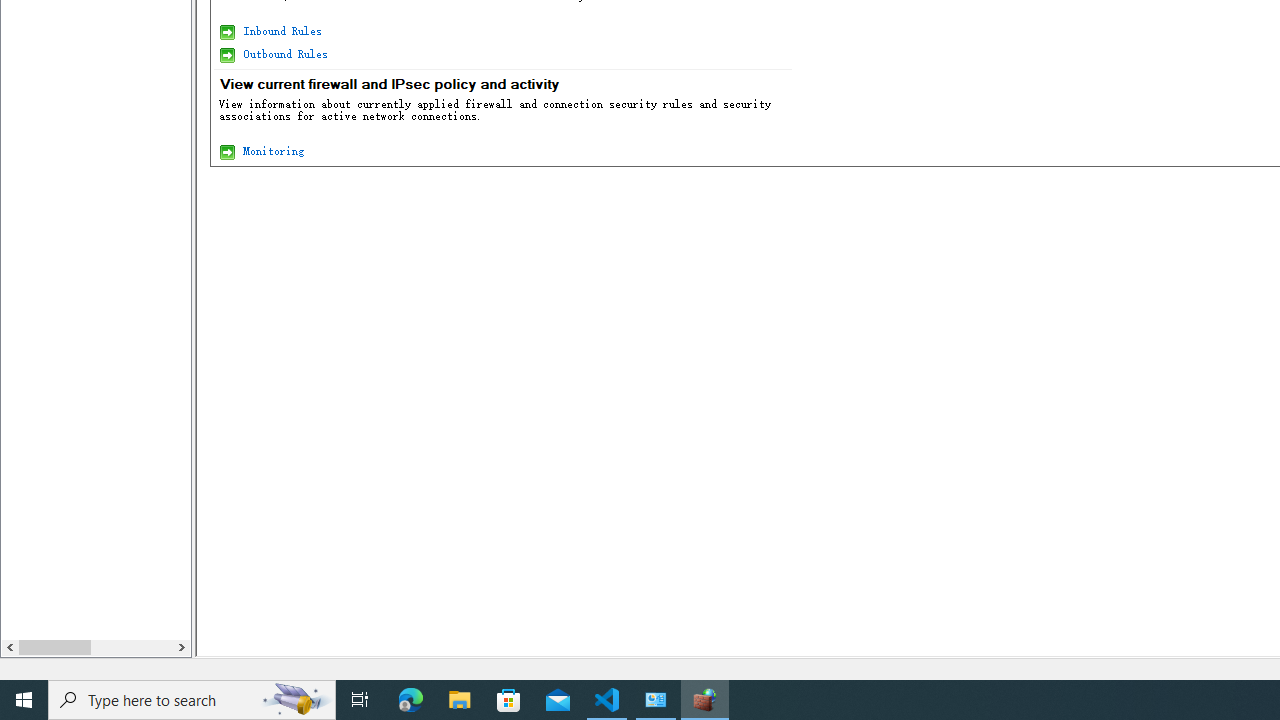  Describe the element at coordinates (279, 30) in the screenshot. I see `'Inbound Rules'` at that location.